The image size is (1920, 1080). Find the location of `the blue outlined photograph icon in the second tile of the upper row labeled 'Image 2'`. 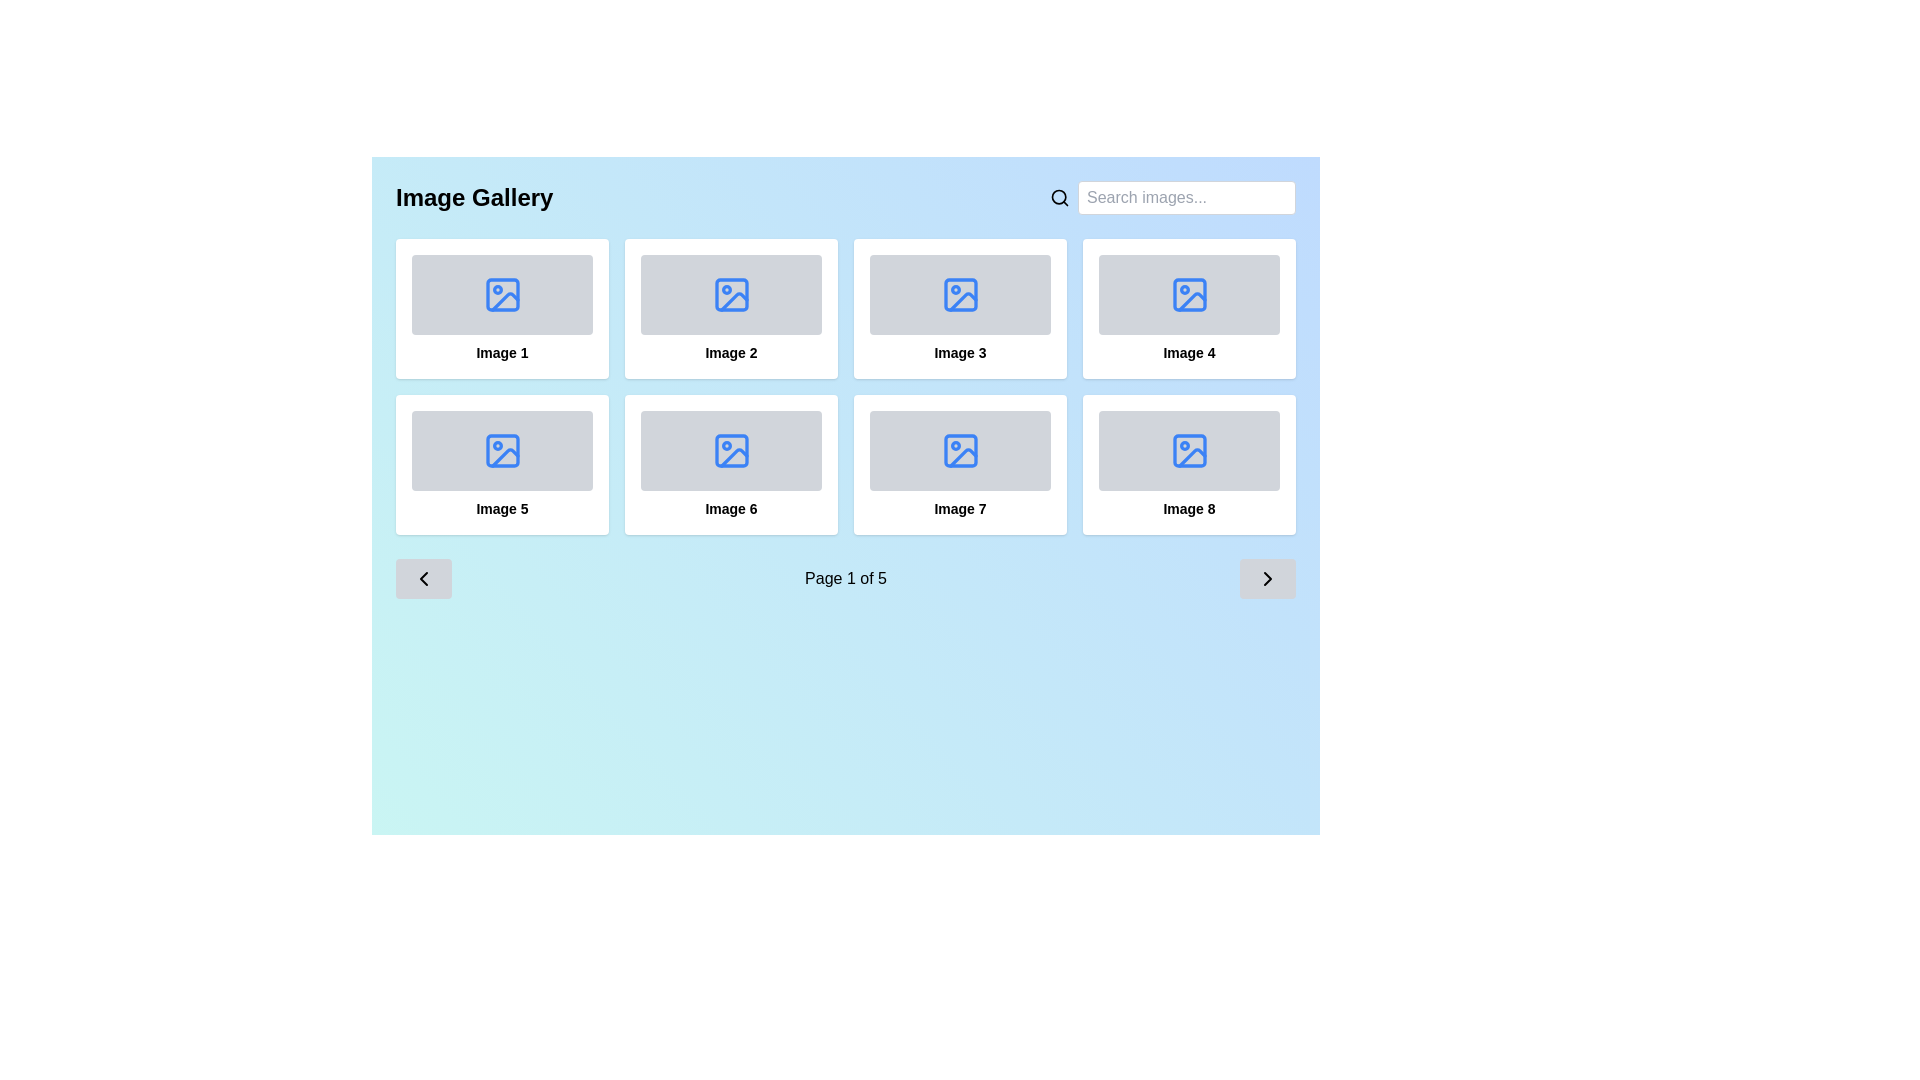

the blue outlined photograph icon in the second tile of the upper row labeled 'Image 2' is located at coordinates (730, 294).